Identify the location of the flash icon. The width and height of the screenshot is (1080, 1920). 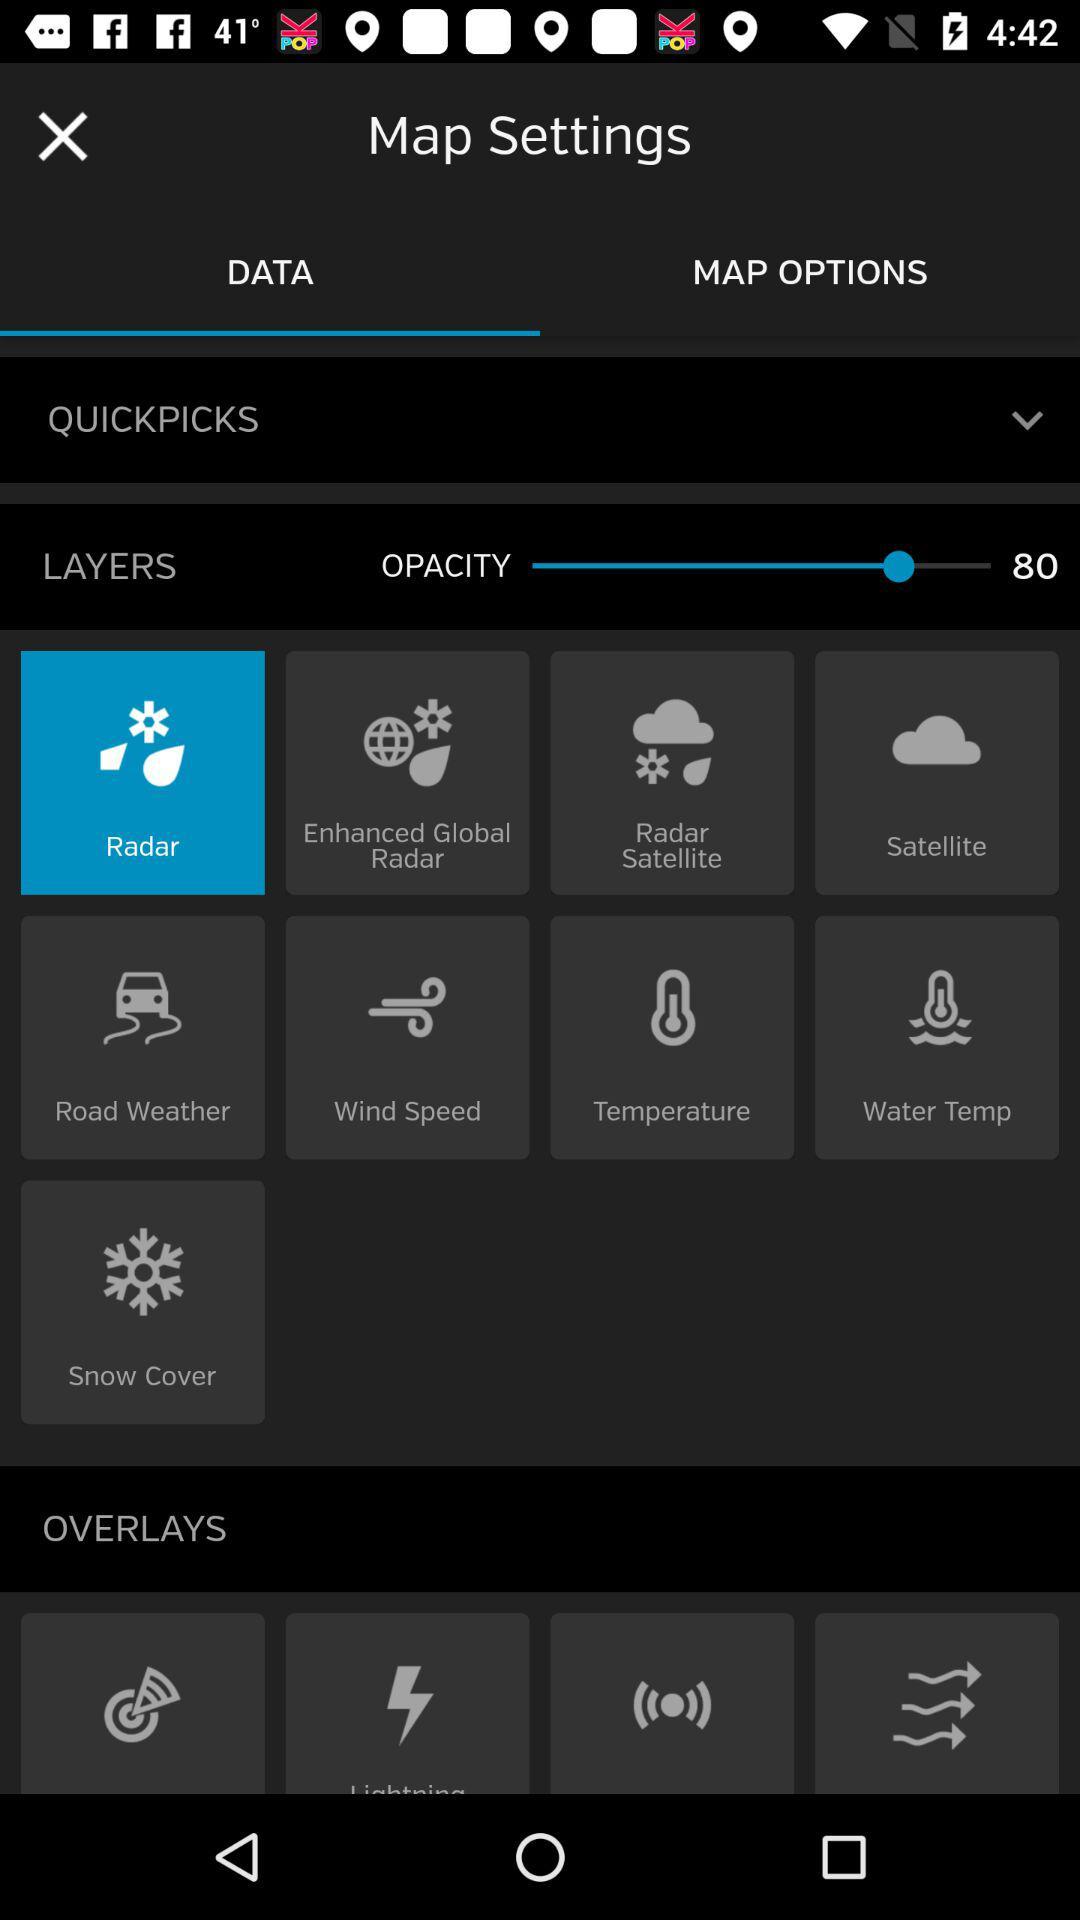
(406, 1702).